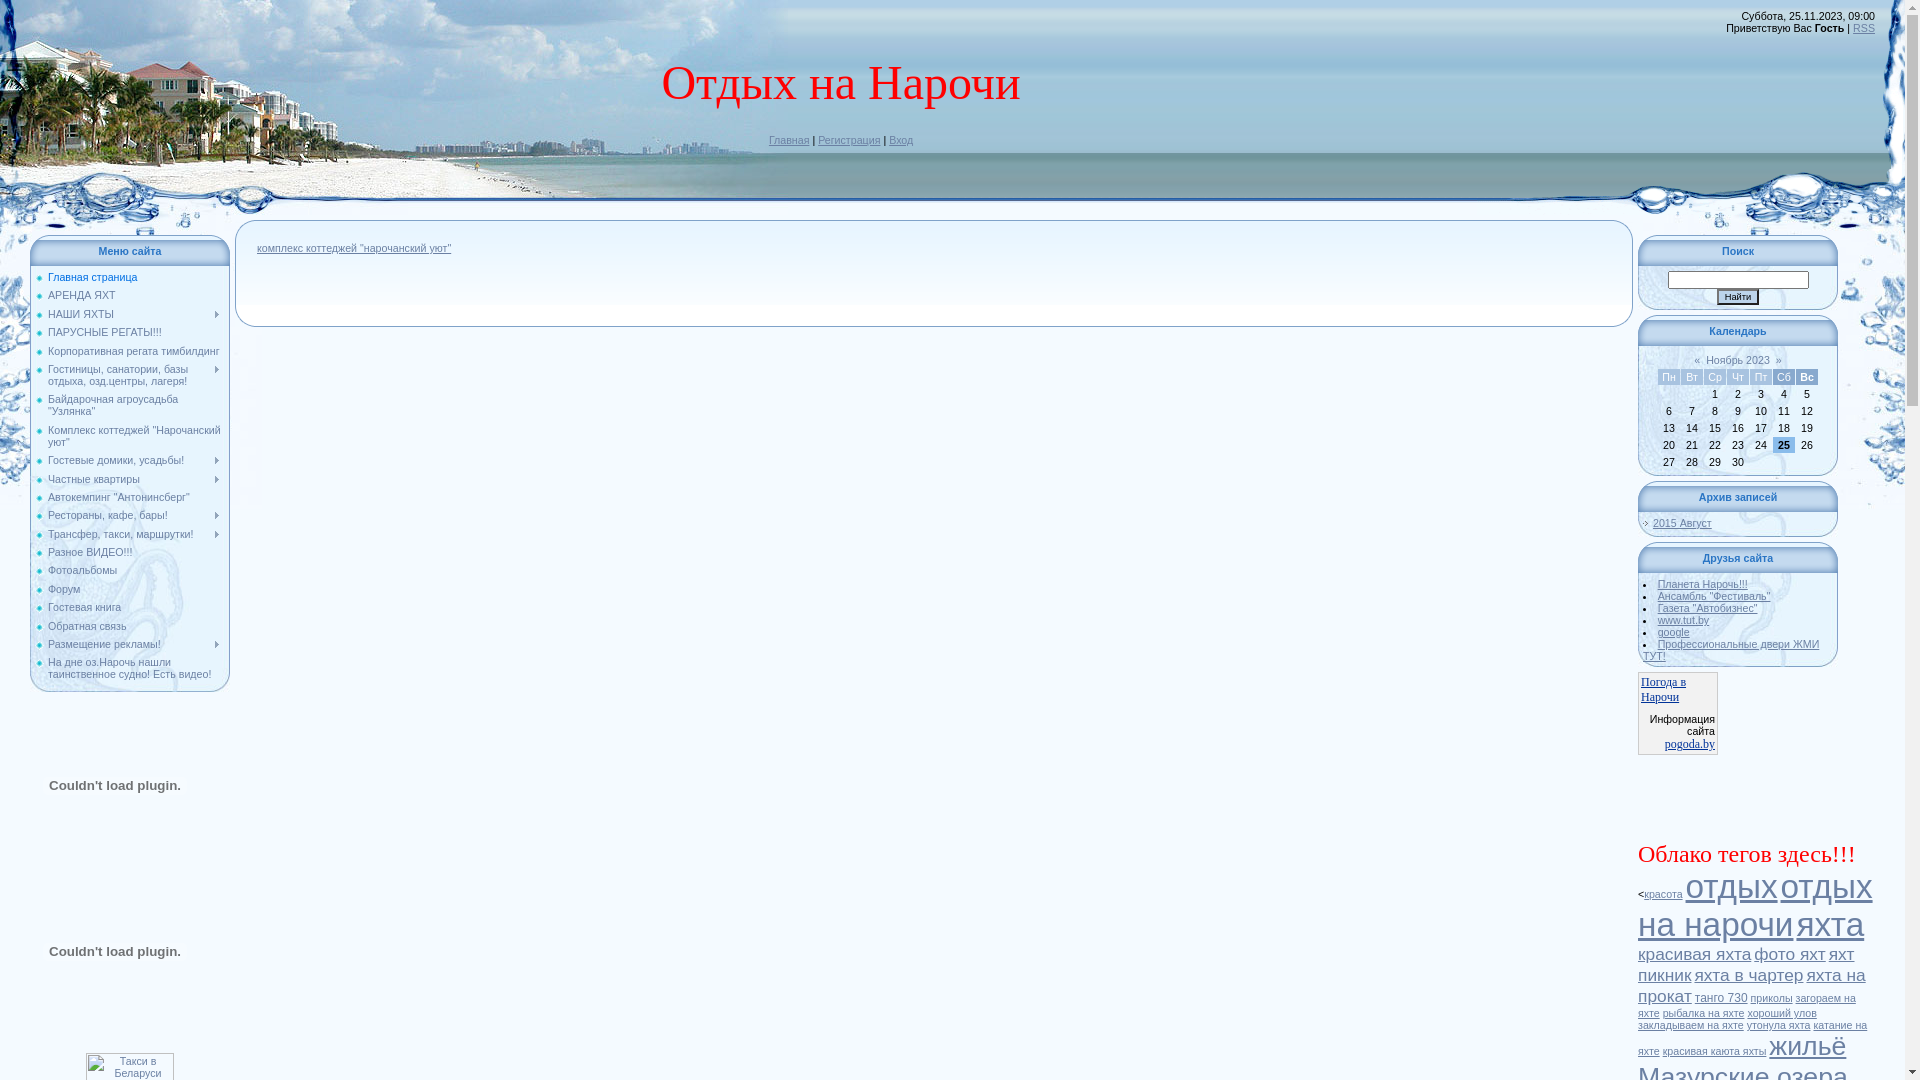  Describe the element at coordinates (1657, 632) in the screenshot. I see `'google'` at that location.